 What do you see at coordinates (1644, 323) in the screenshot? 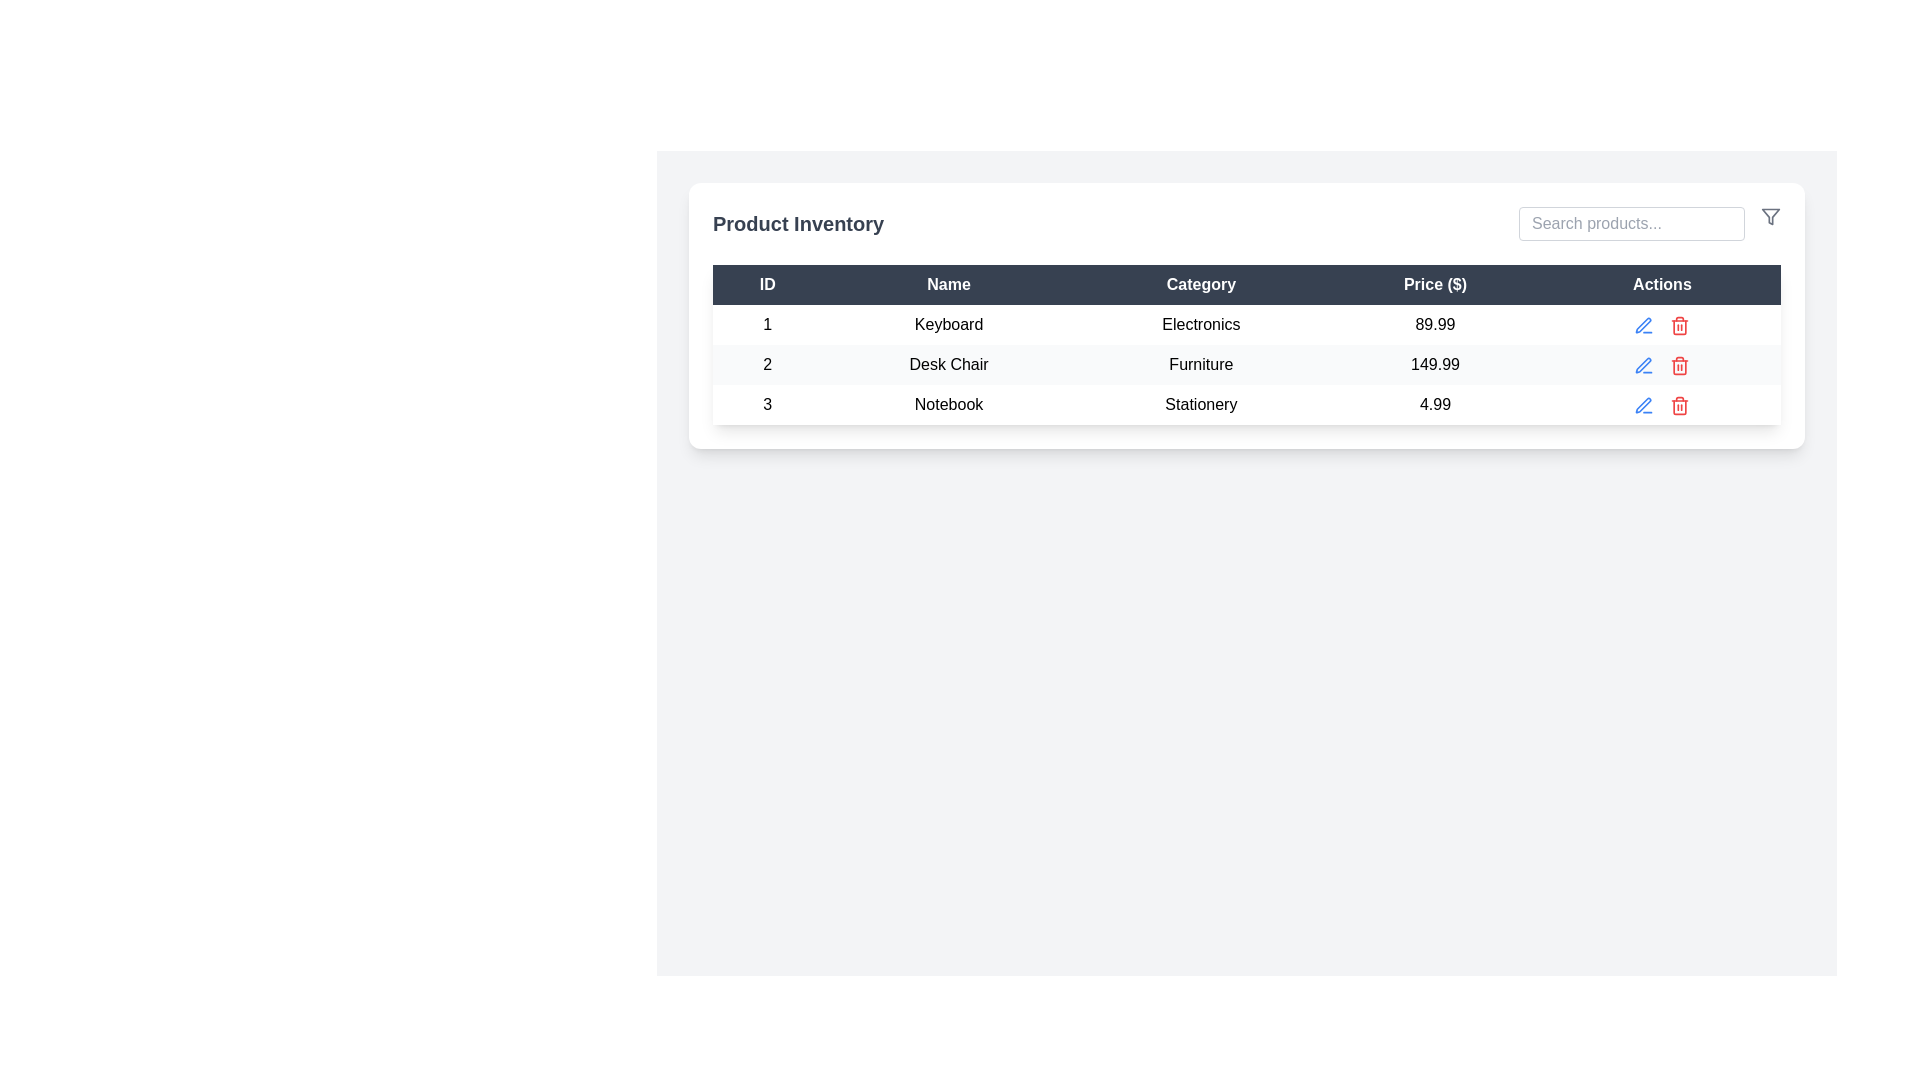
I see `the 'Edit' button, which is the first interactive icon in the 'Actions' column for the first row of the table` at bounding box center [1644, 323].